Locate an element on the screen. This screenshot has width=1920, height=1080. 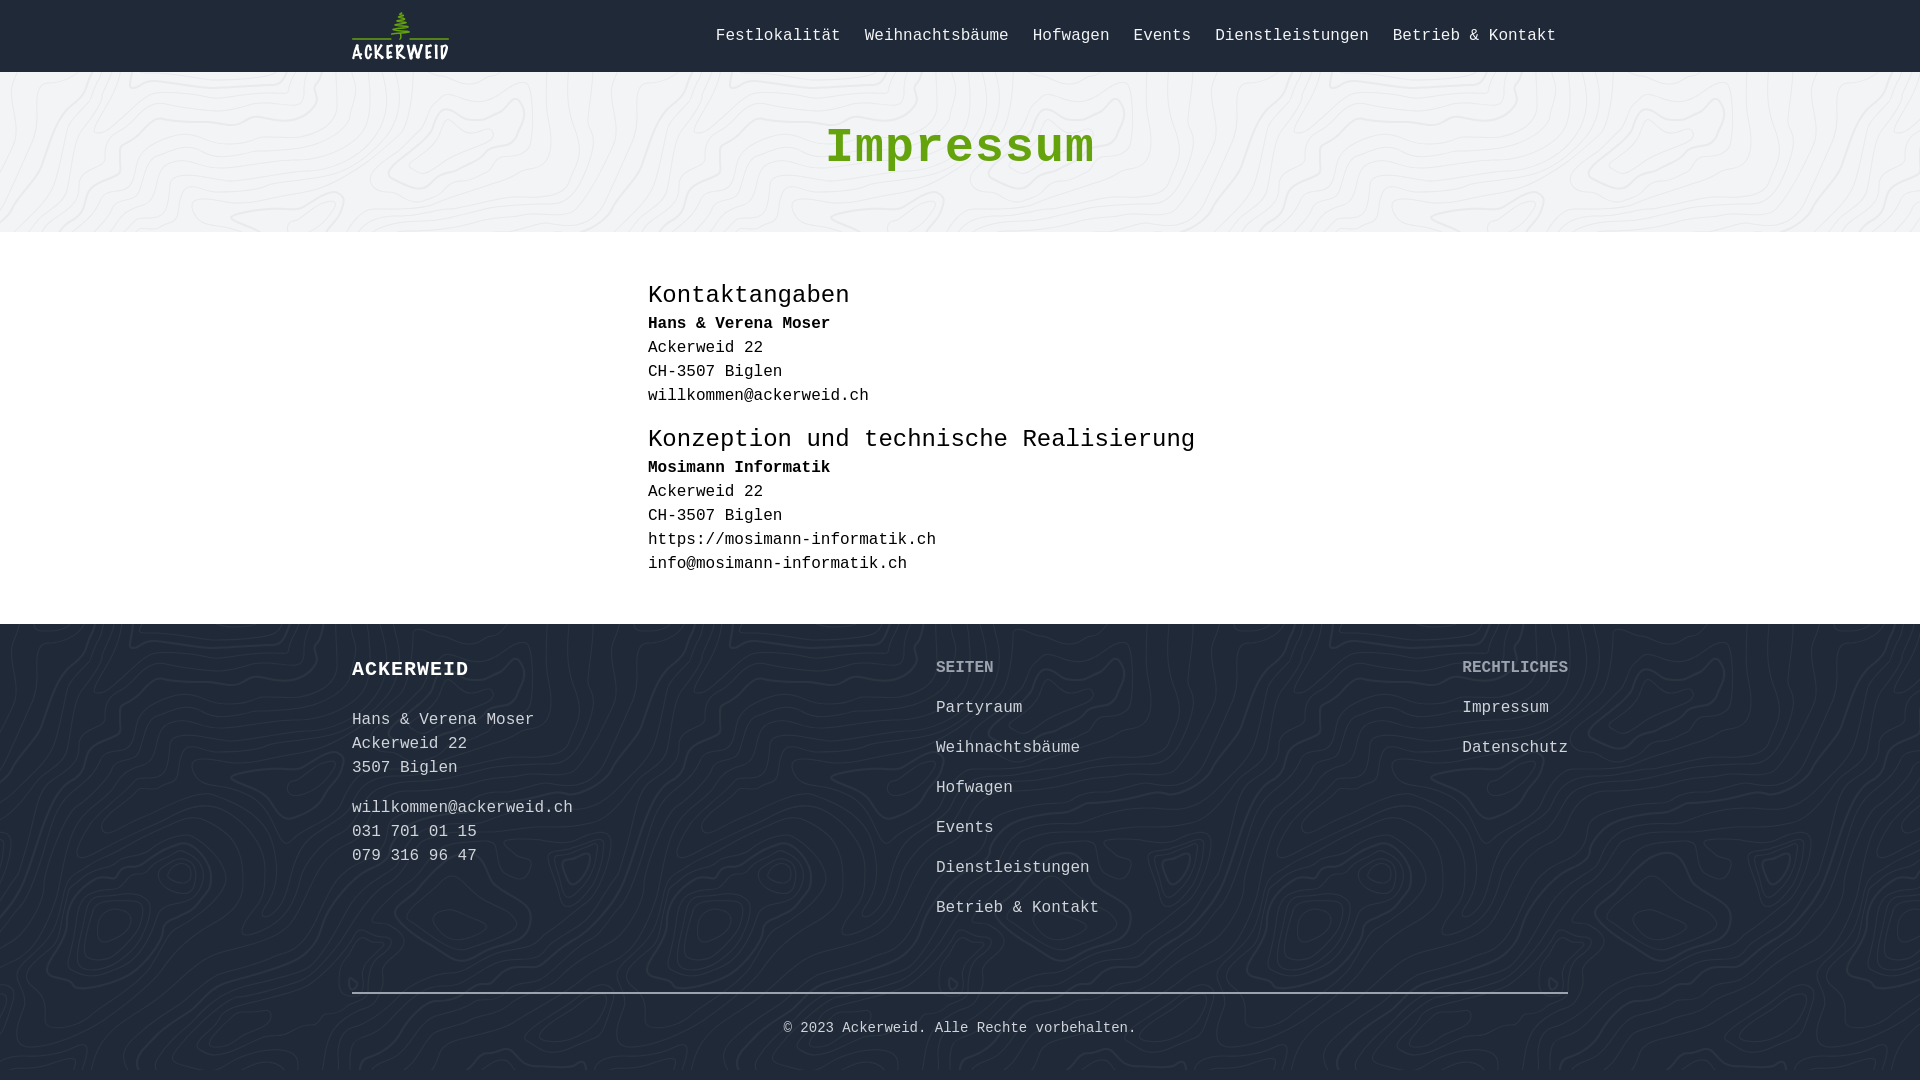
'willkommen@ackerweid.ch' is located at coordinates (461, 806).